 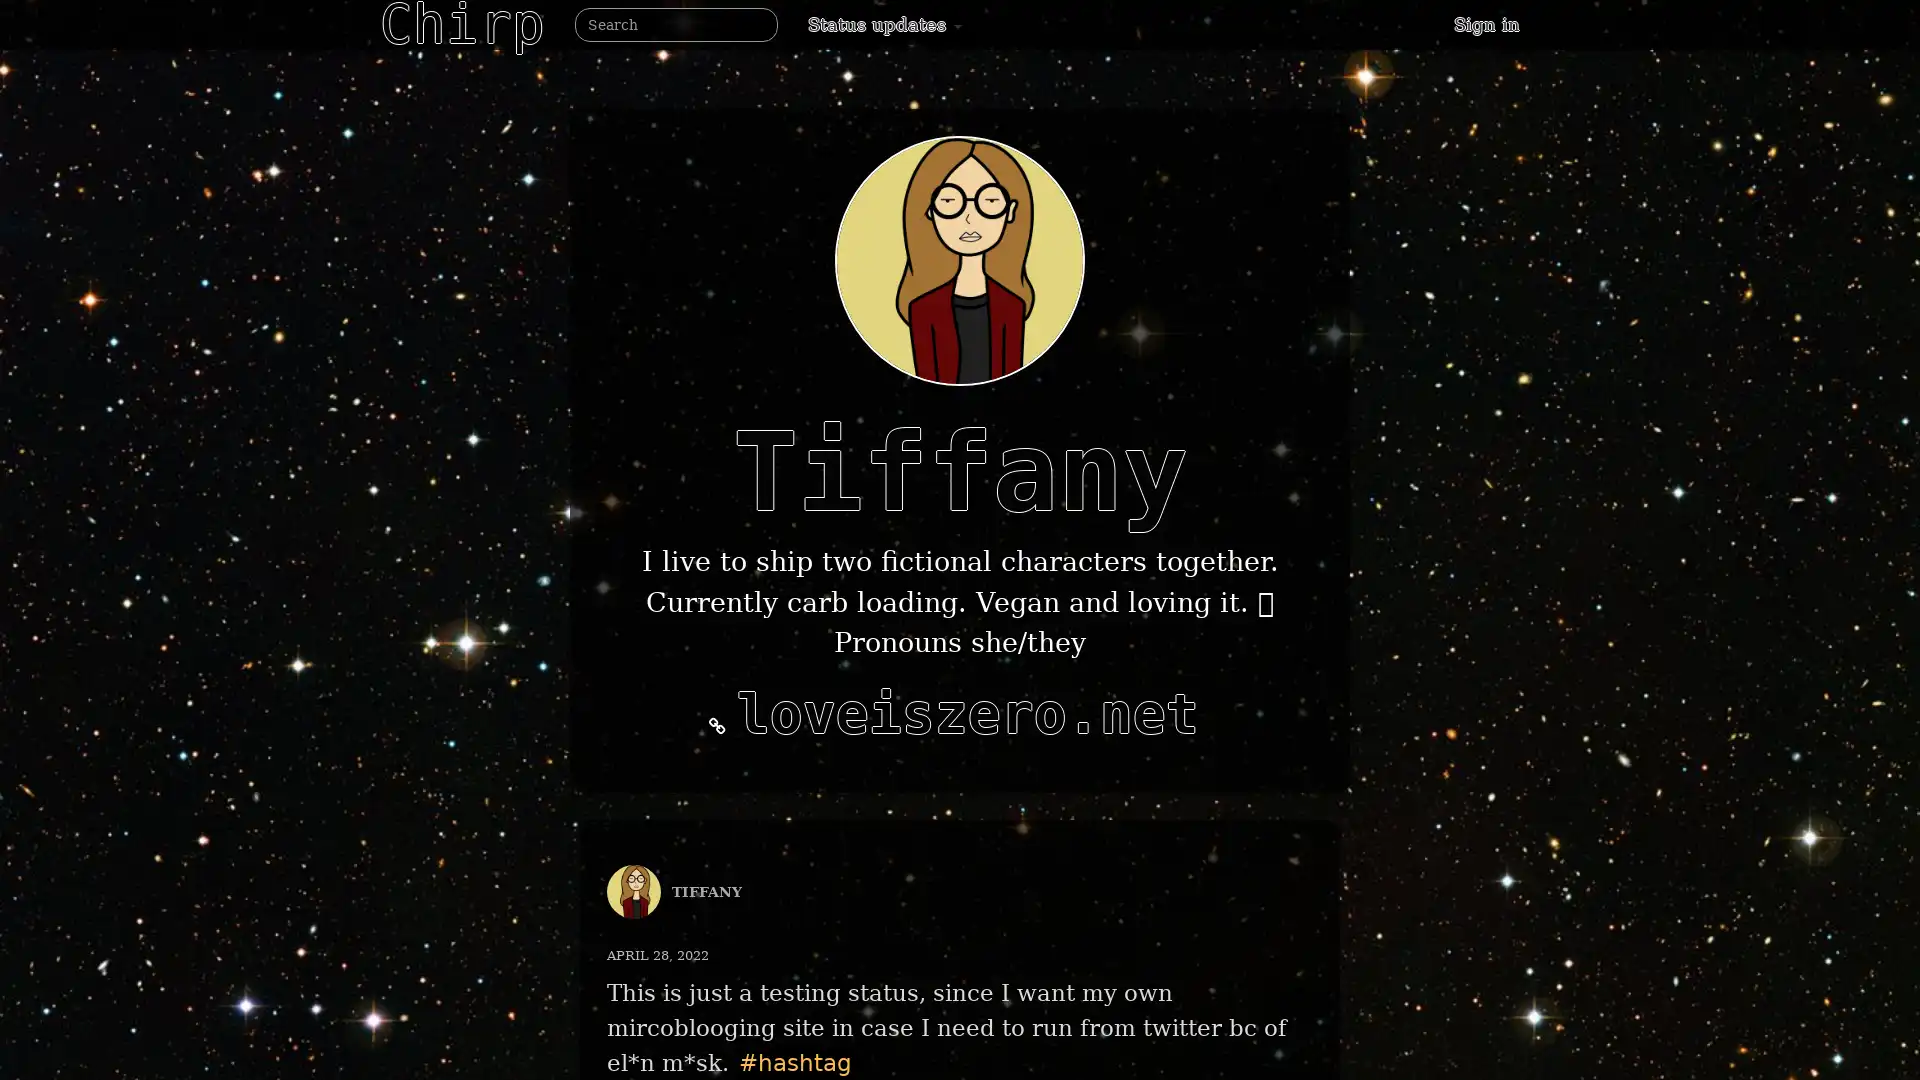 I want to click on Status updates, so click(x=883, y=24).